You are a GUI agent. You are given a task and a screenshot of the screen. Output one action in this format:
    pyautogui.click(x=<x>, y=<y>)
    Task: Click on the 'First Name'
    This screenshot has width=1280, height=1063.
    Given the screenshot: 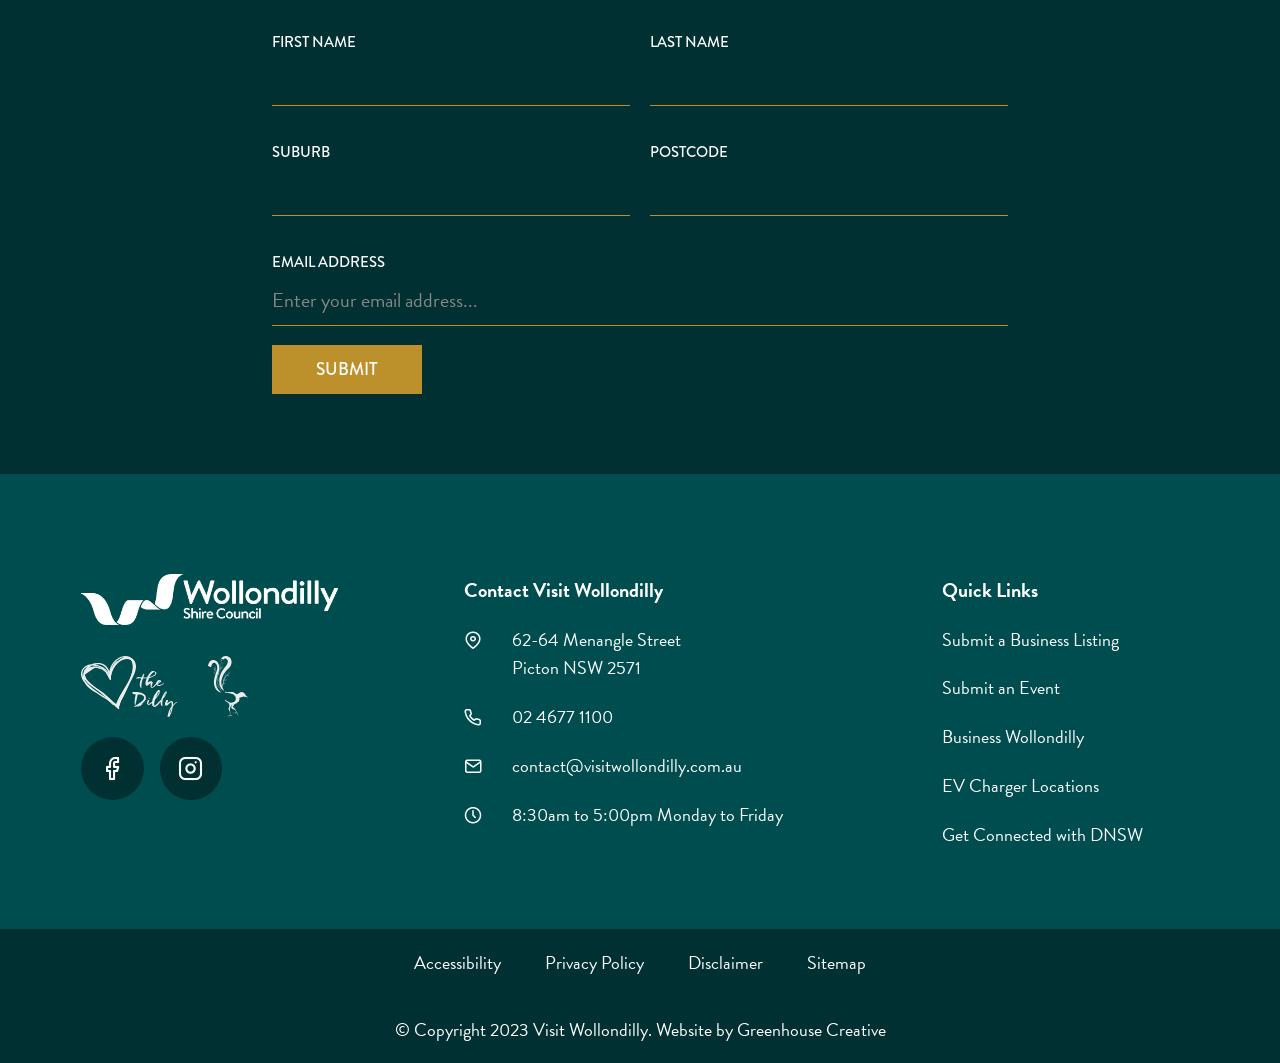 What is the action you would take?
    pyautogui.click(x=271, y=41)
    